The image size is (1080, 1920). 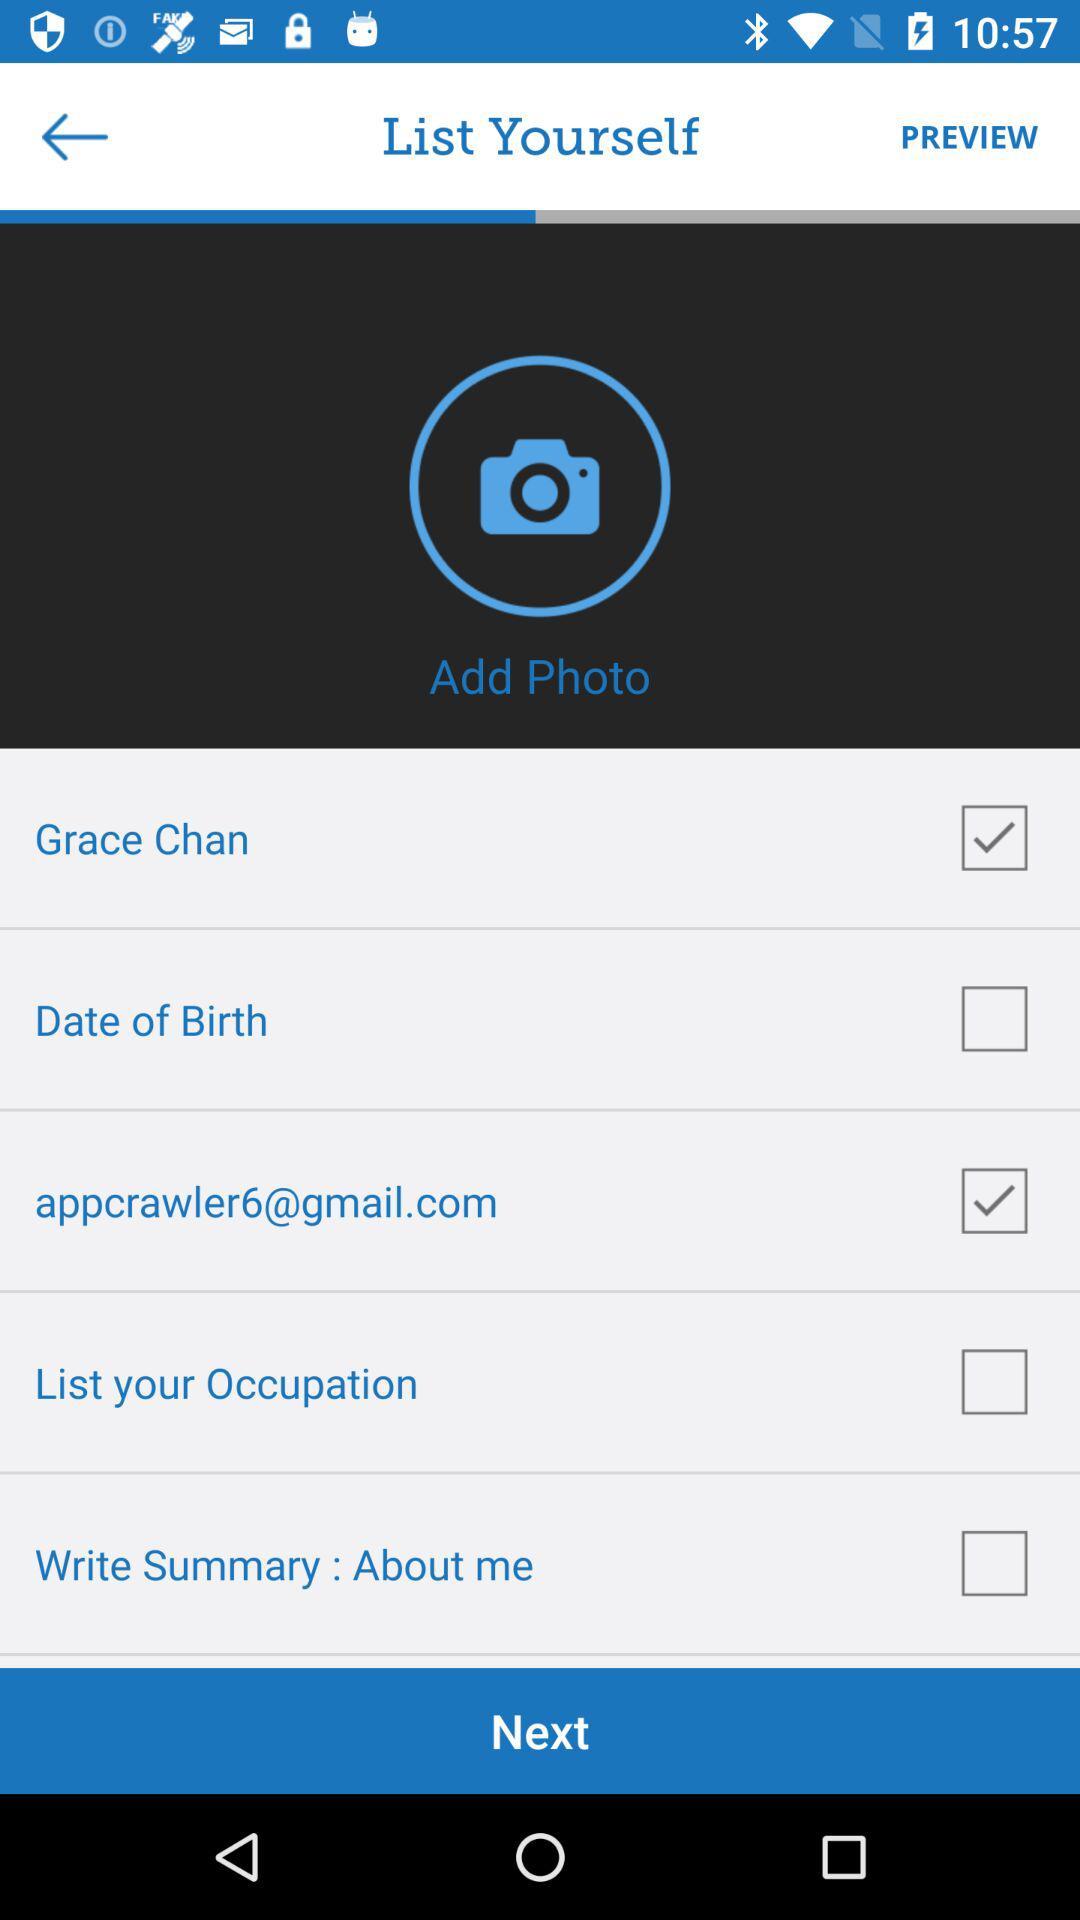 What do you see at coordinates (958, 135) in the screenshot?
I see `the icon next to list yourself item` at bounding box center [958, 135].